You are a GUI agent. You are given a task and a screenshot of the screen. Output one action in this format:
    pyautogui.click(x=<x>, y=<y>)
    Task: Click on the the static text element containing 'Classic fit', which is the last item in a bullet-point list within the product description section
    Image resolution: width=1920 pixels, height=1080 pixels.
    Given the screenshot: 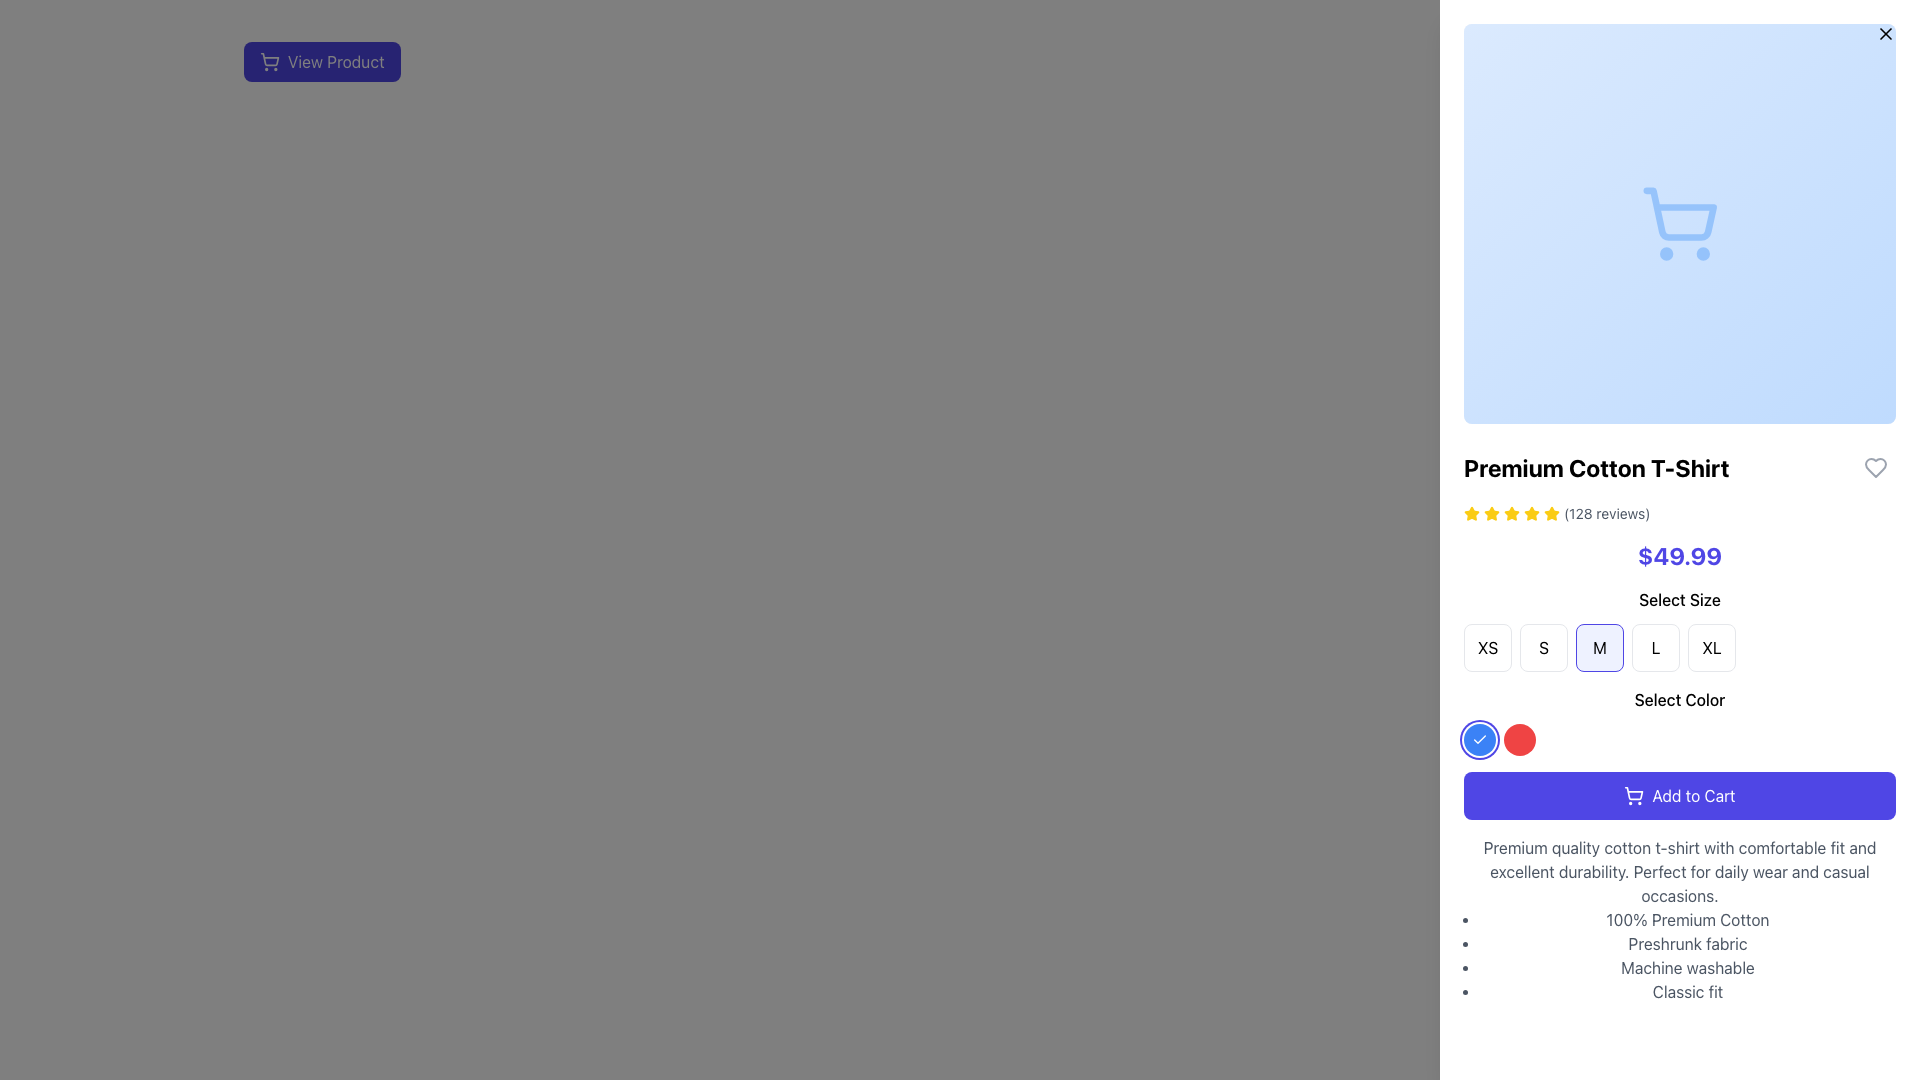 What is the action you would take?
    pyautogui.click(x=1687, y=991)
    